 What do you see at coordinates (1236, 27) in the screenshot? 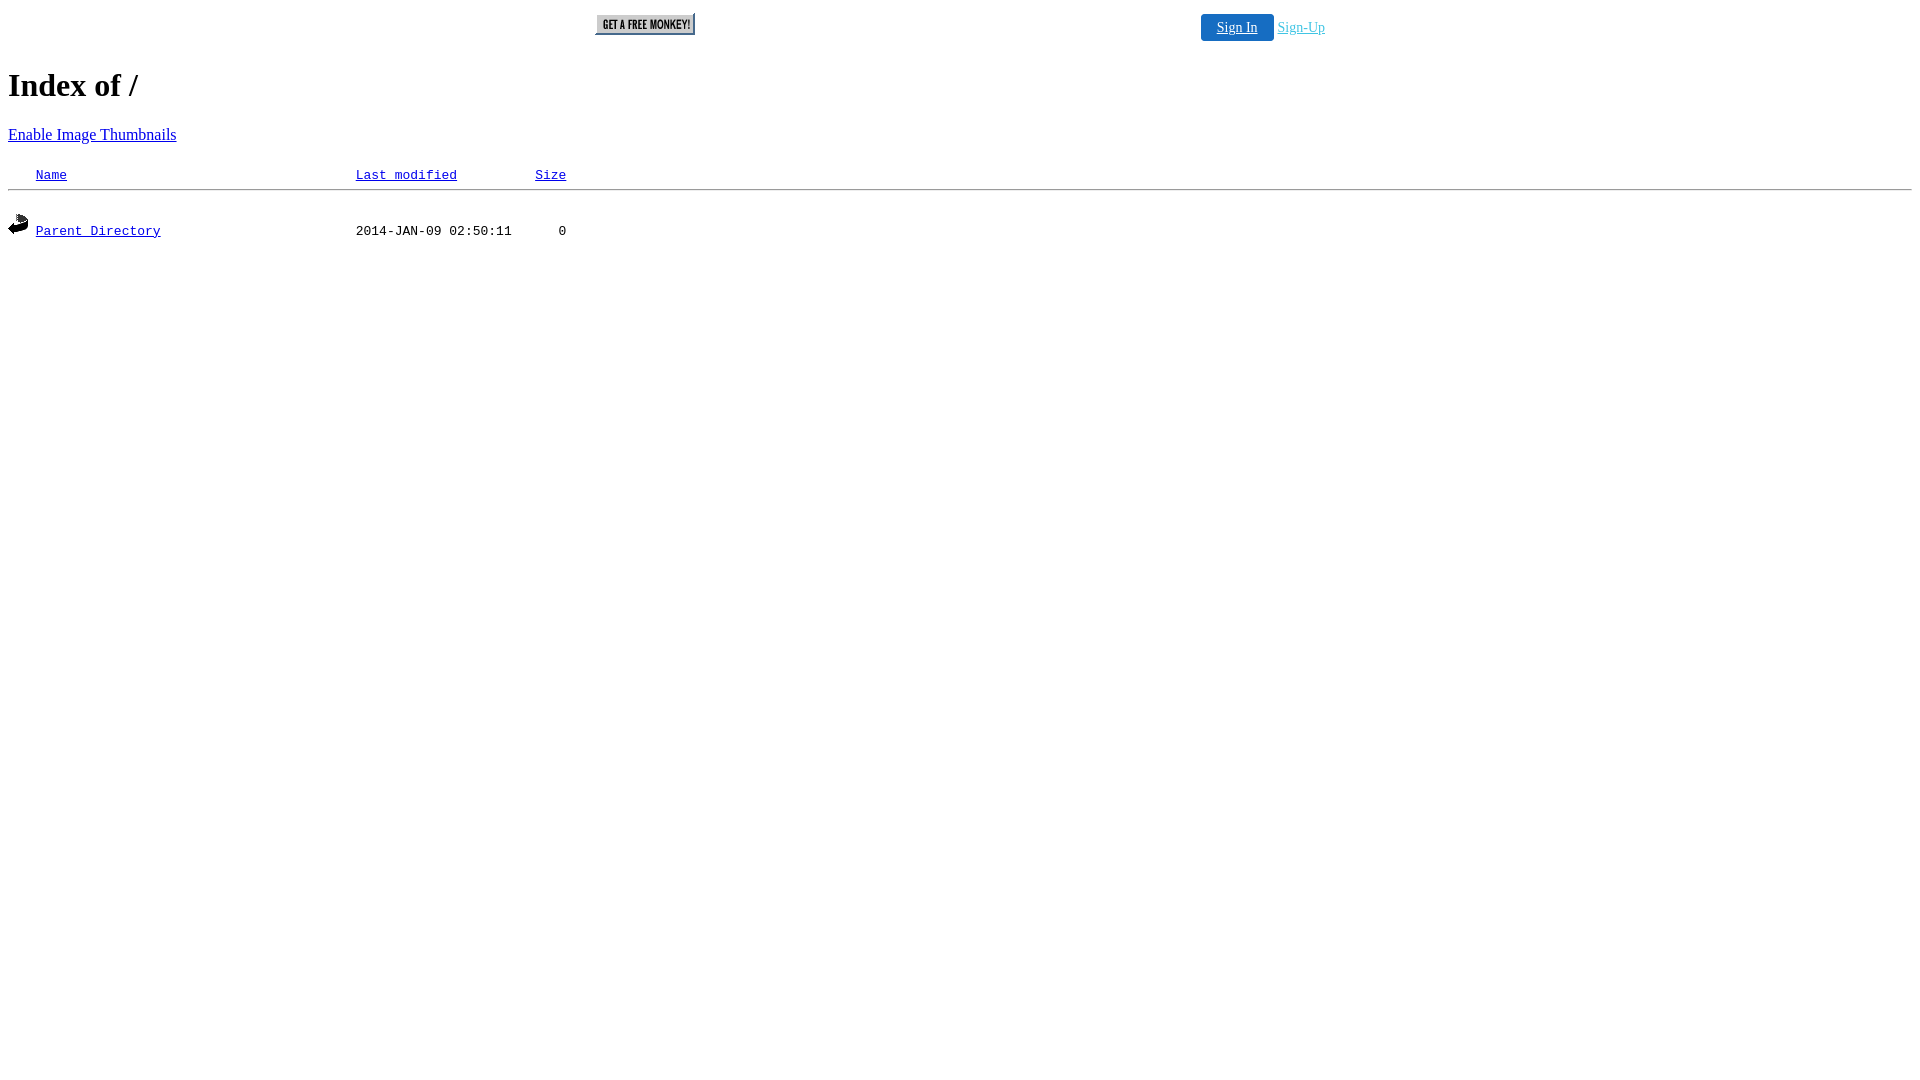
I see `'Sign In'` at bounding box center [1236, 27].